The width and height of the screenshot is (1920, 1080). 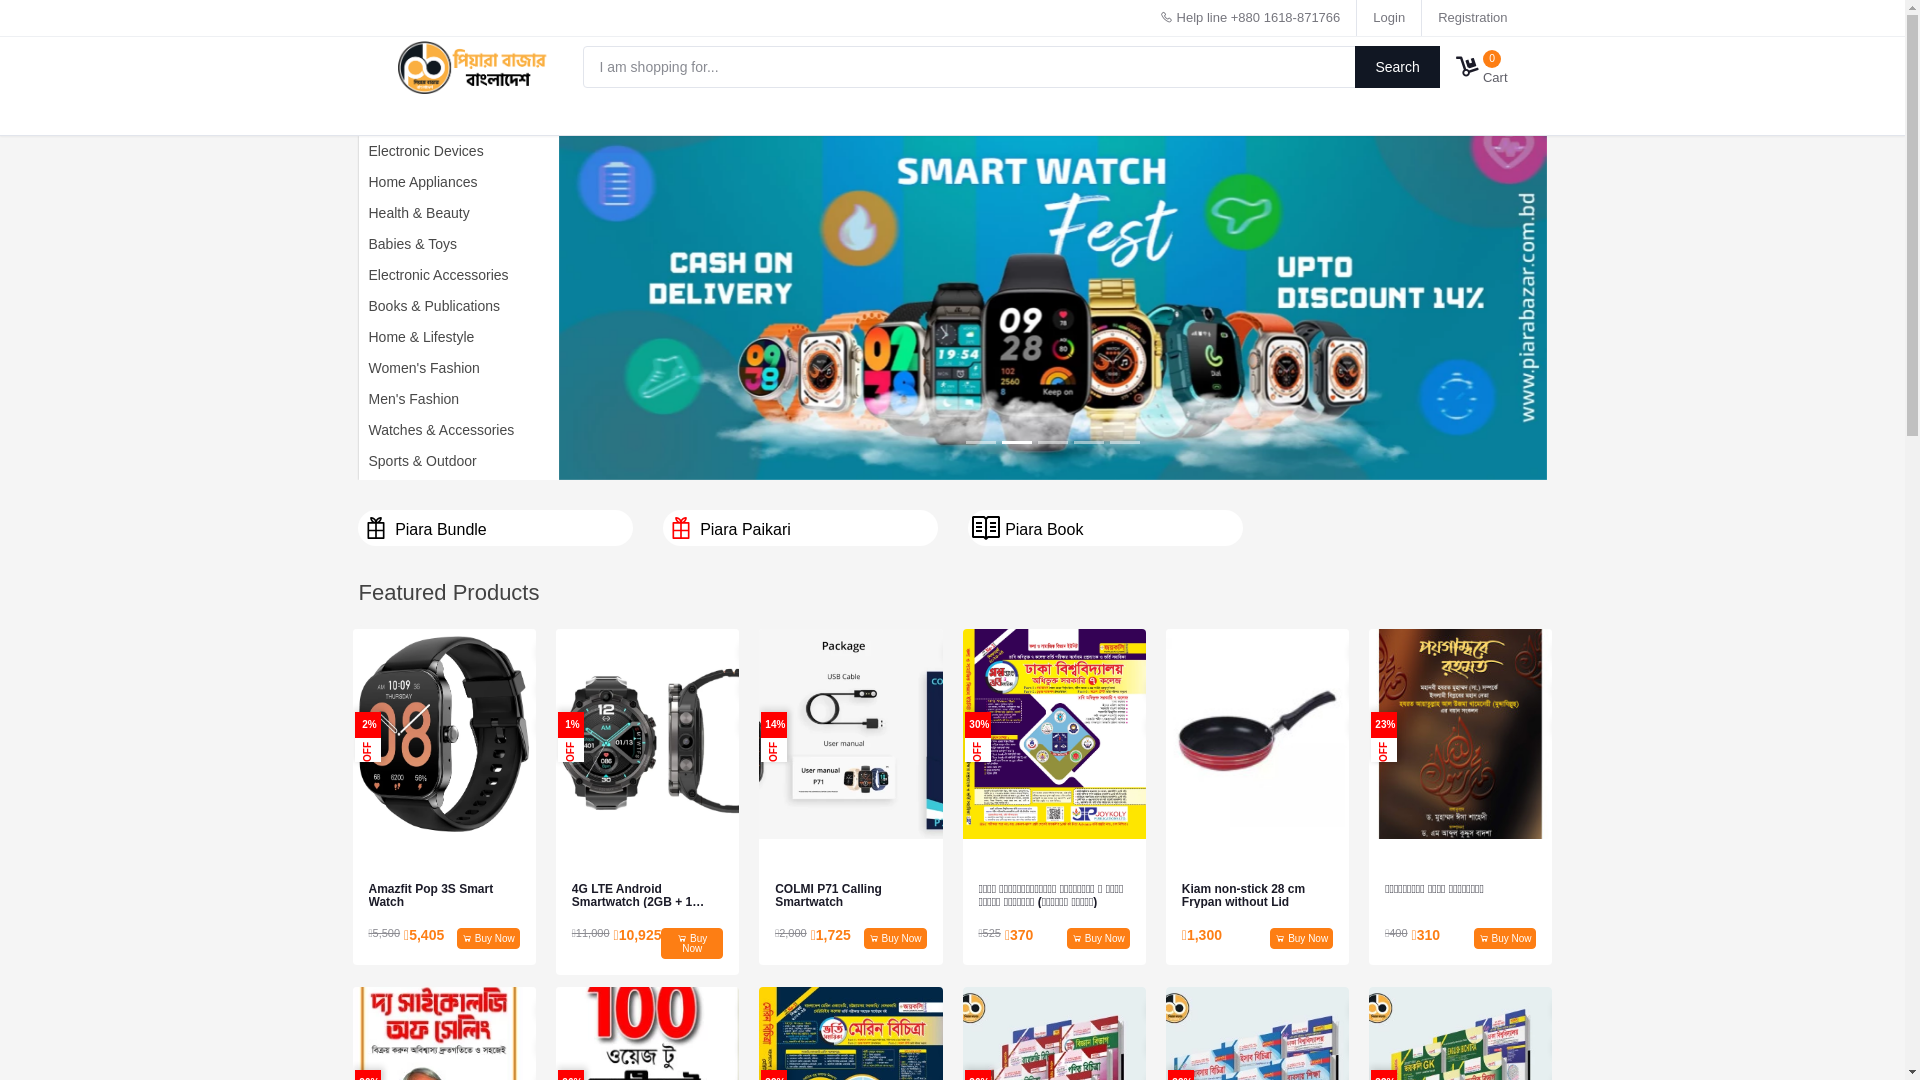 What do you see at coordinates (495, 527) in the screenshot?
I see `'Piara Bundle'` at bounding box center [495, 527].